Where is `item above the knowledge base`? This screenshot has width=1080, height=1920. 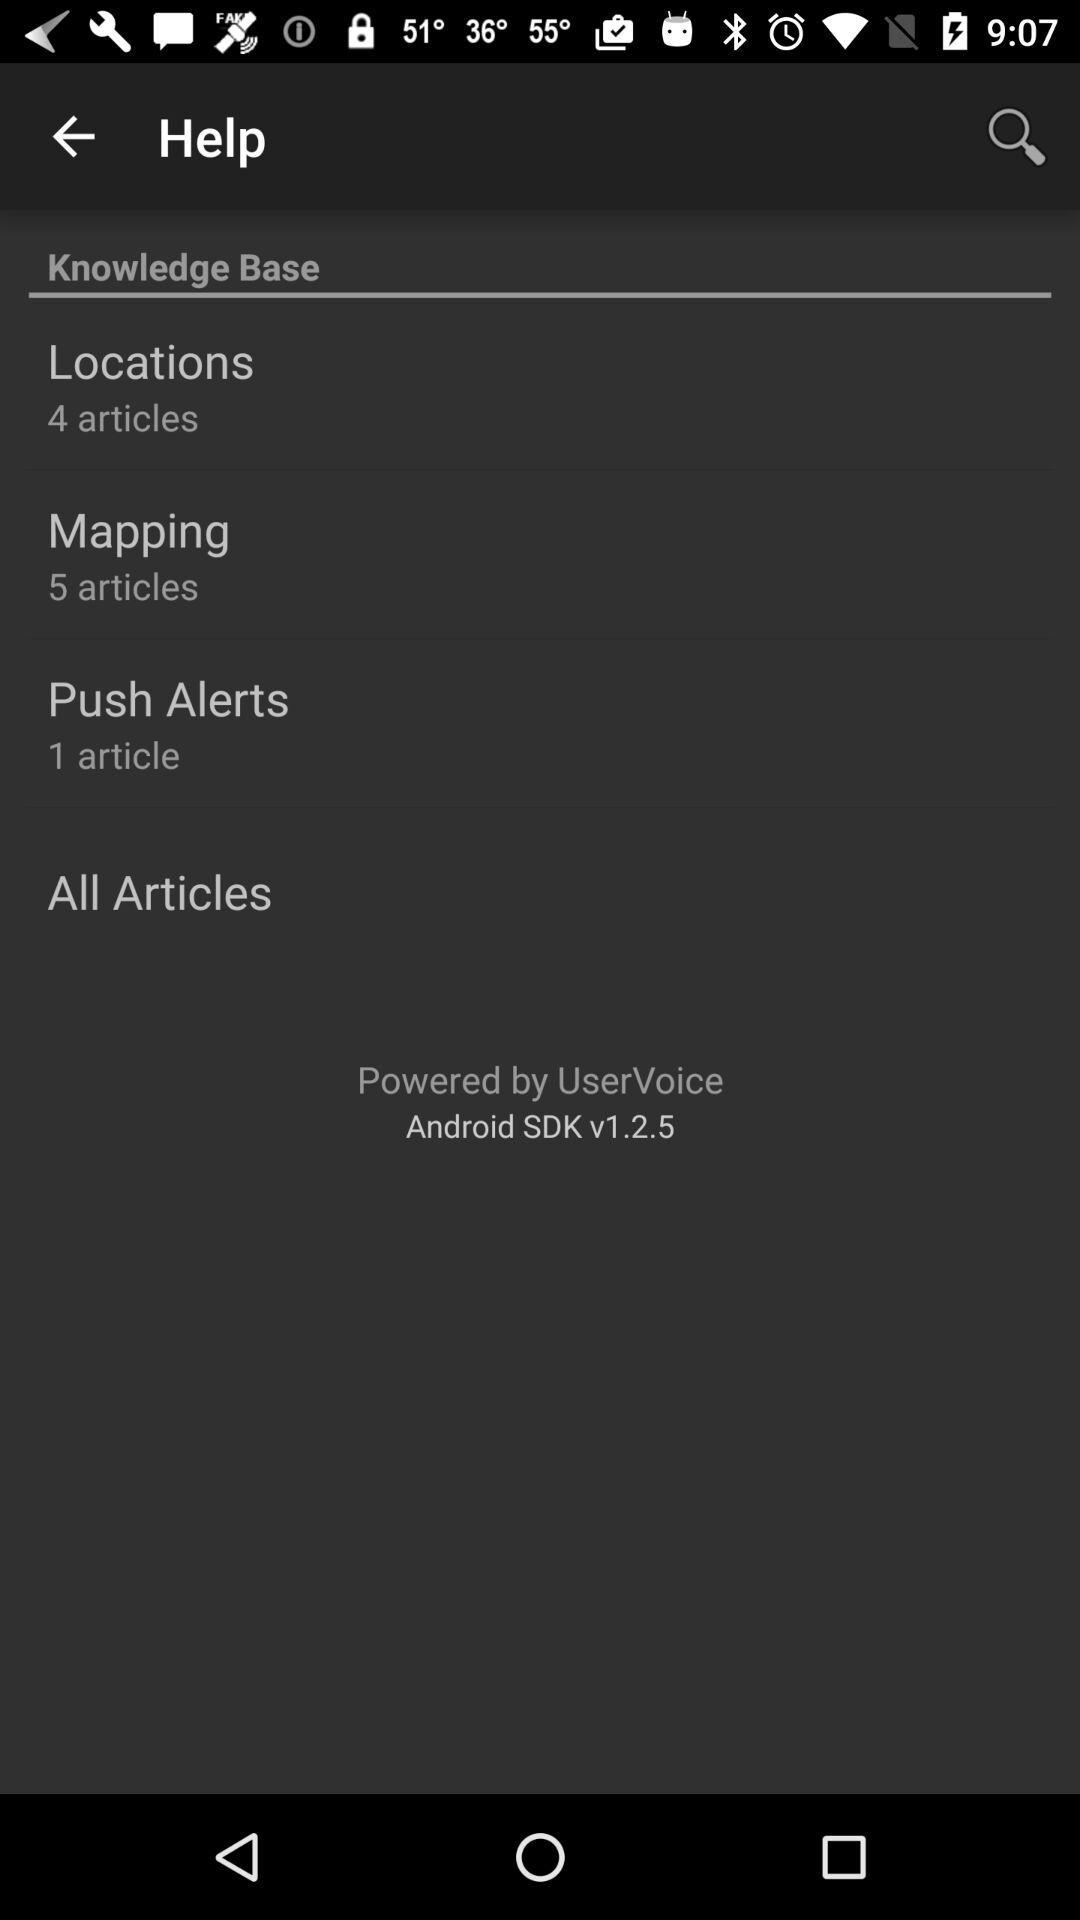 item above the knowledge base is located at coordinates (72, 135).